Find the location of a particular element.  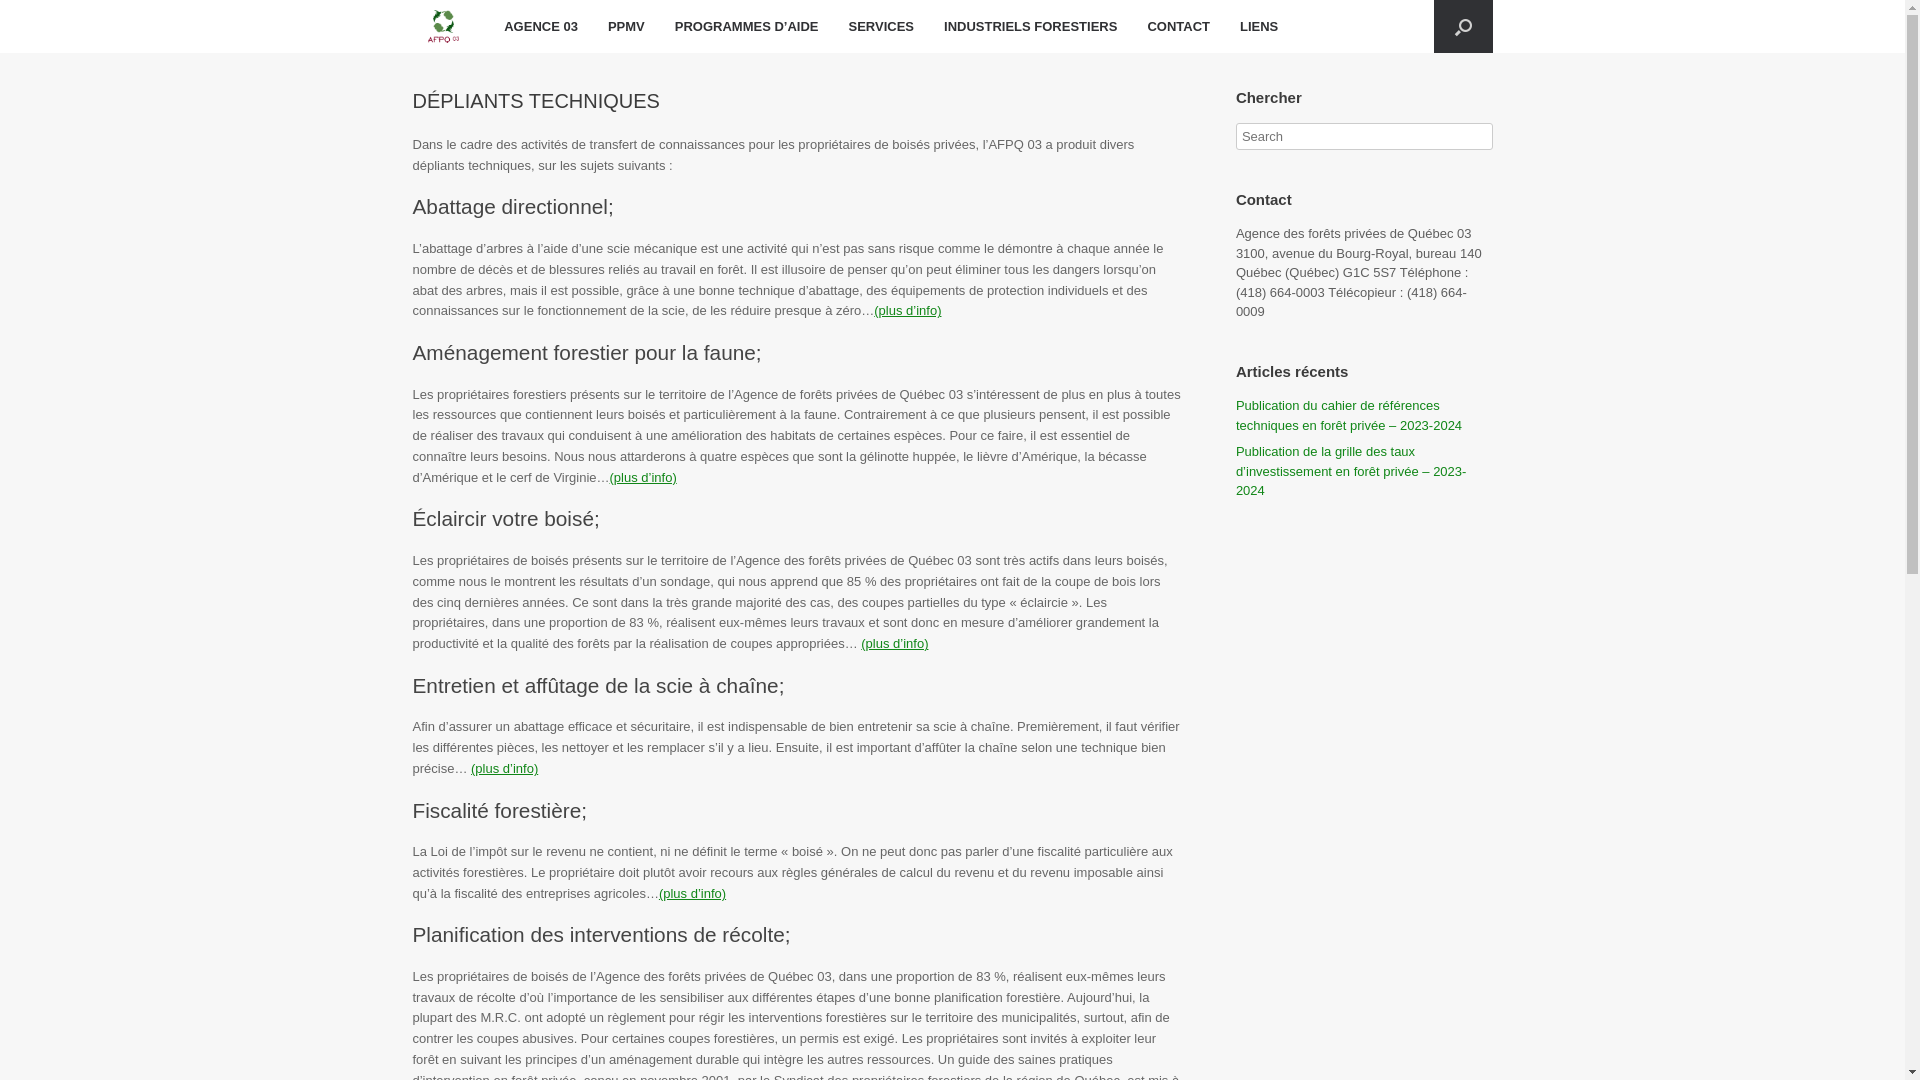

'AFPQ 03' is located at coordinates (441, 26).